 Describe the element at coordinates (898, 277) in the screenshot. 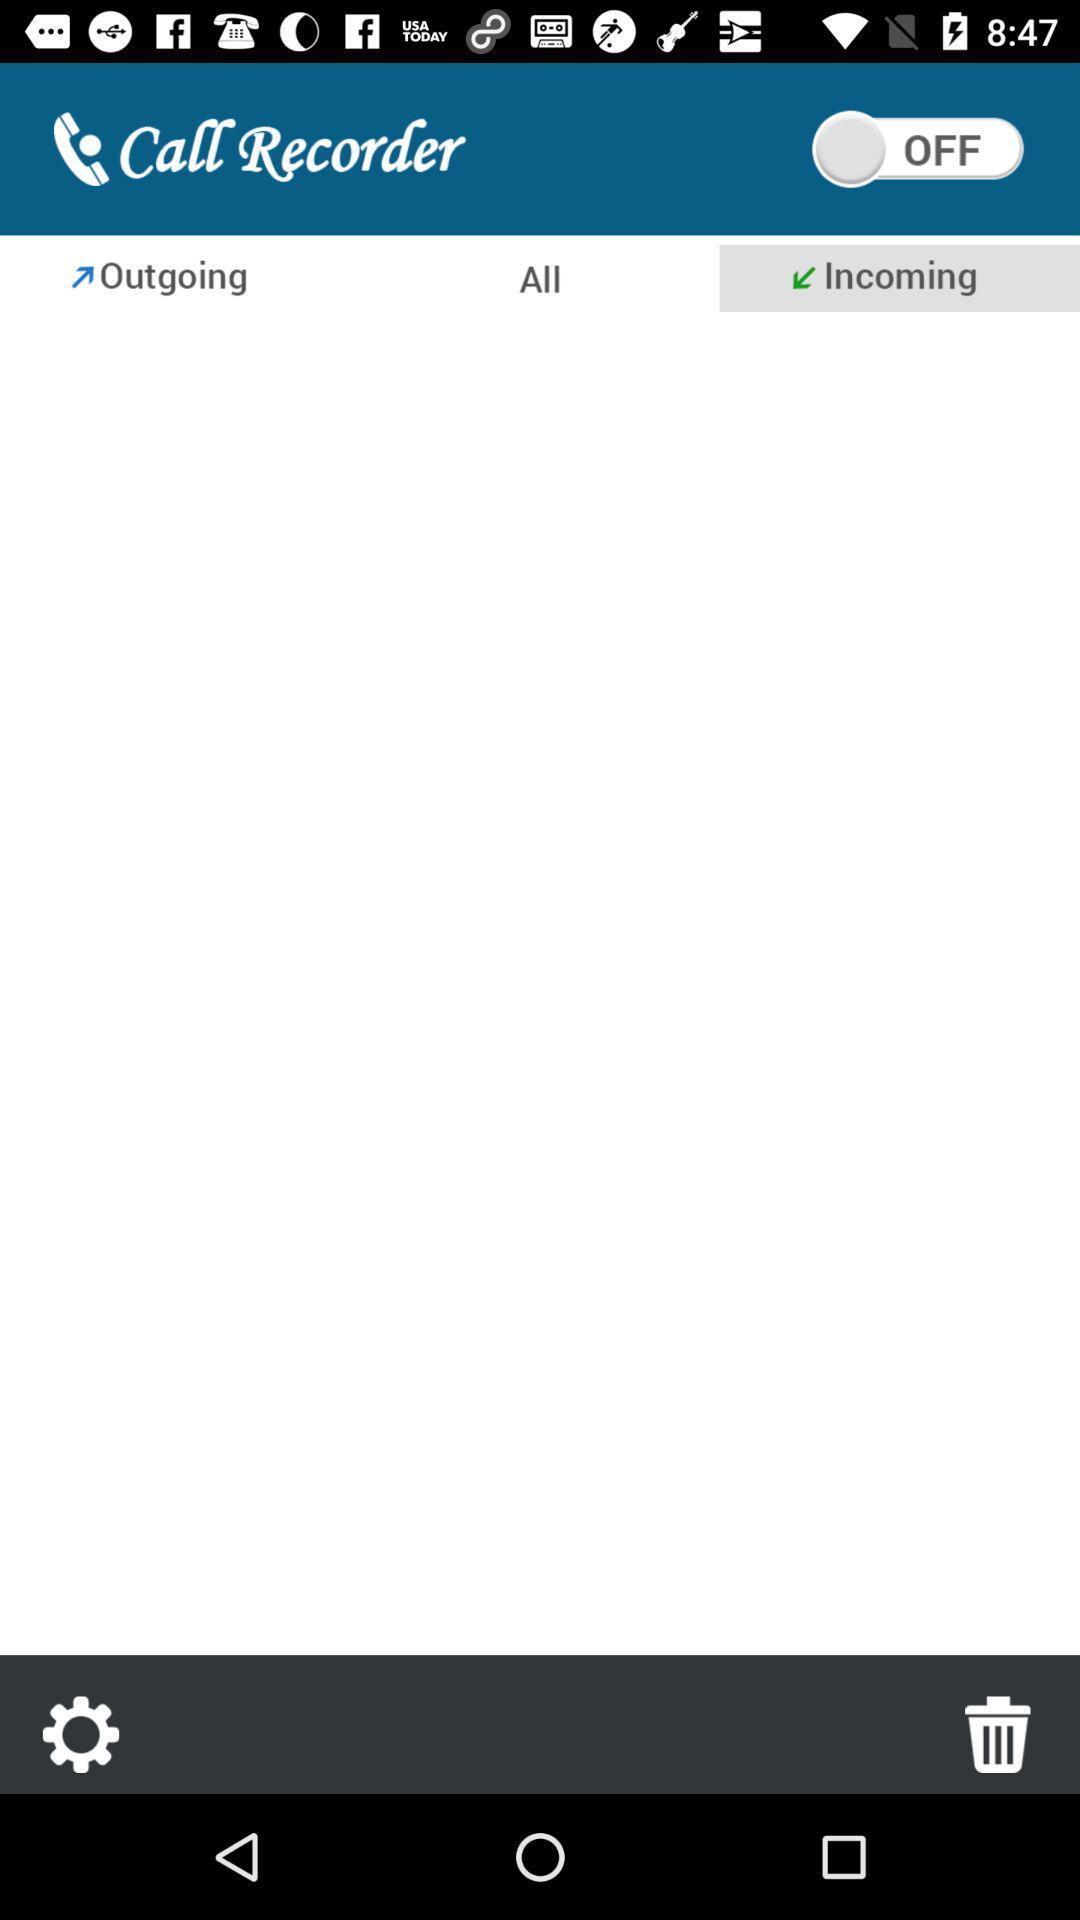

I see `see incoming calls` at that location.